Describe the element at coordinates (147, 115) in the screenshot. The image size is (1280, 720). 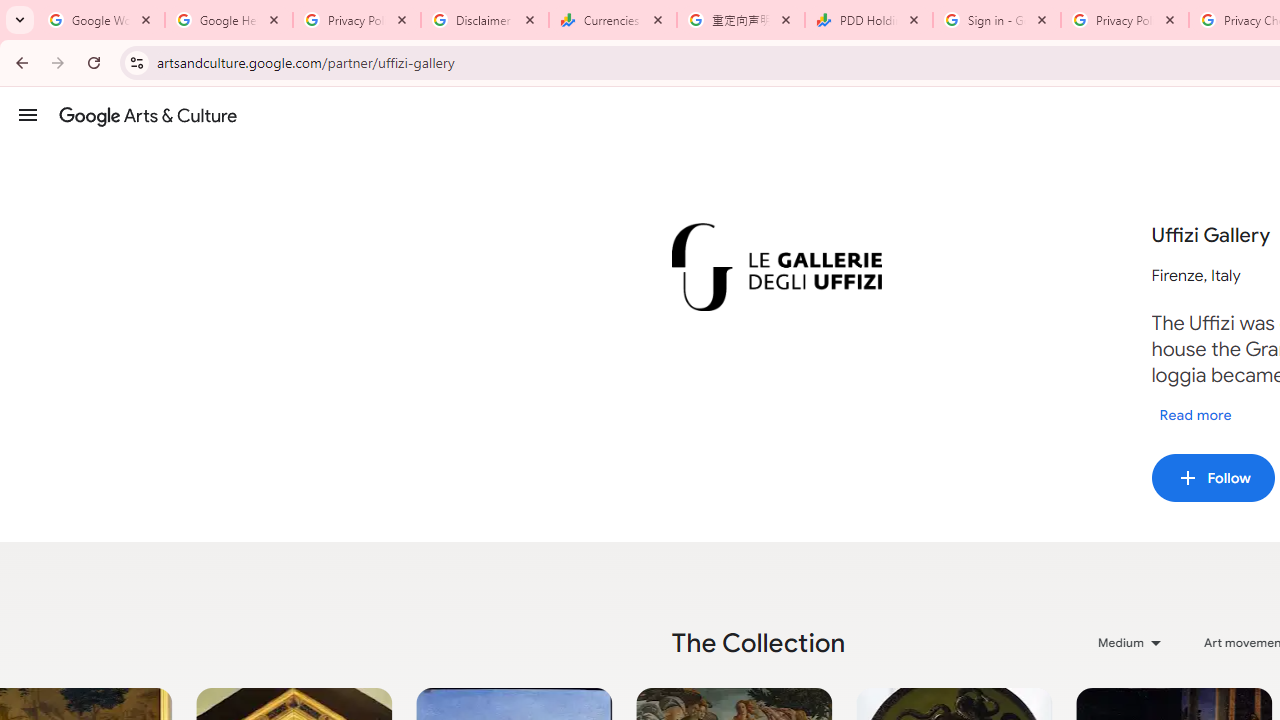
I see `'Google Arts & Culture'` at that location.